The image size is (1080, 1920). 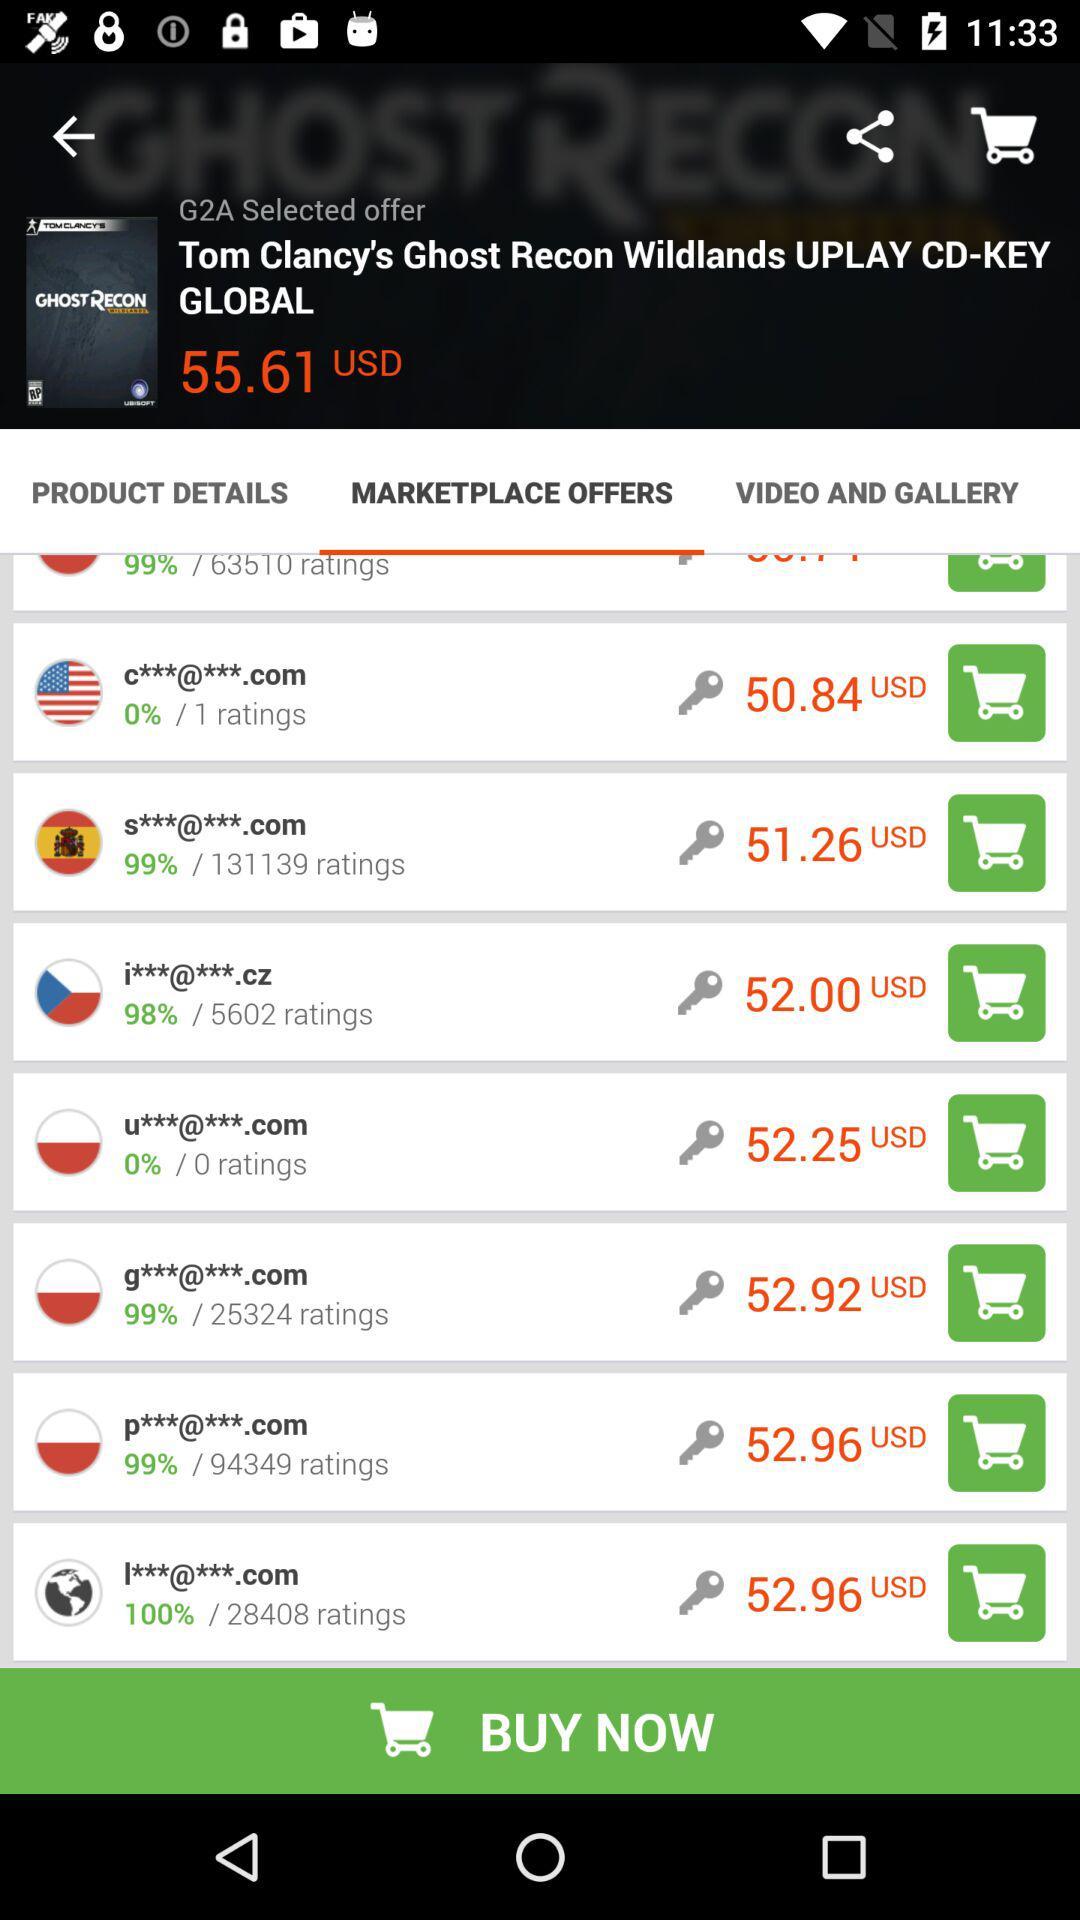 I want to click on go do bachres, so click(x=996, y=1292).